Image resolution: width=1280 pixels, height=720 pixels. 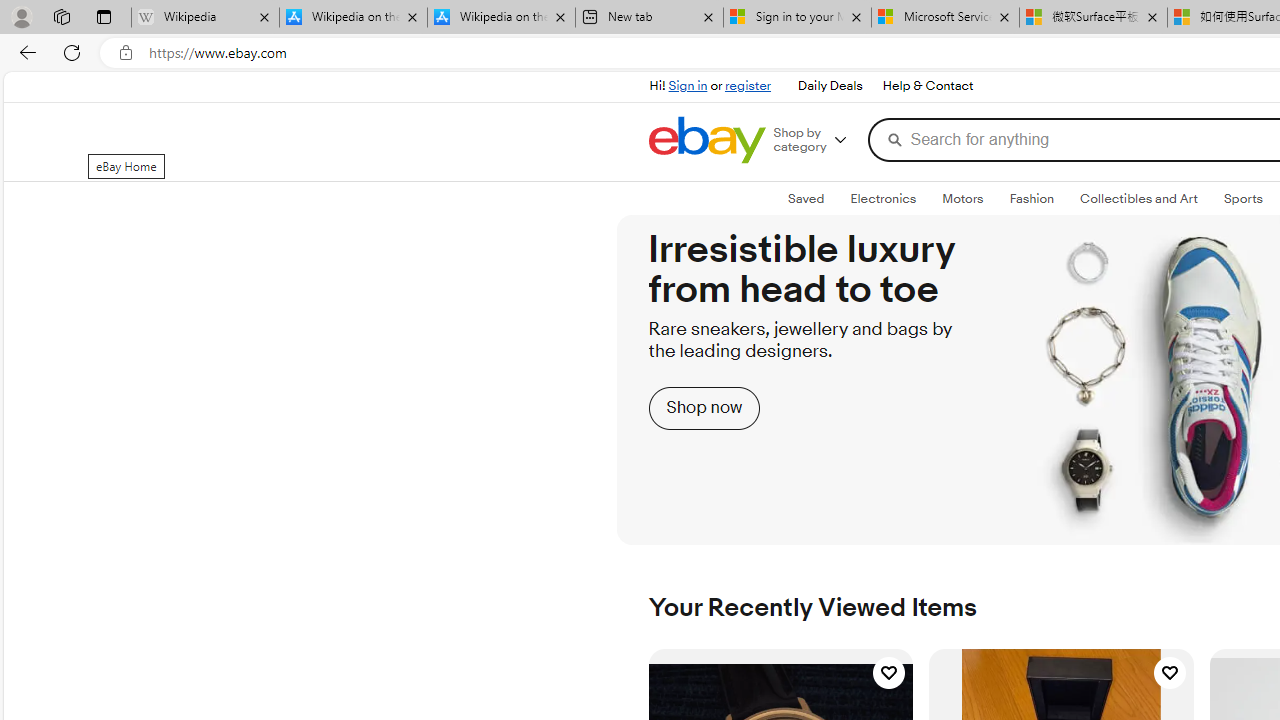 I want to click on 'Collectibles and Art', so click(x=1139, y=199).